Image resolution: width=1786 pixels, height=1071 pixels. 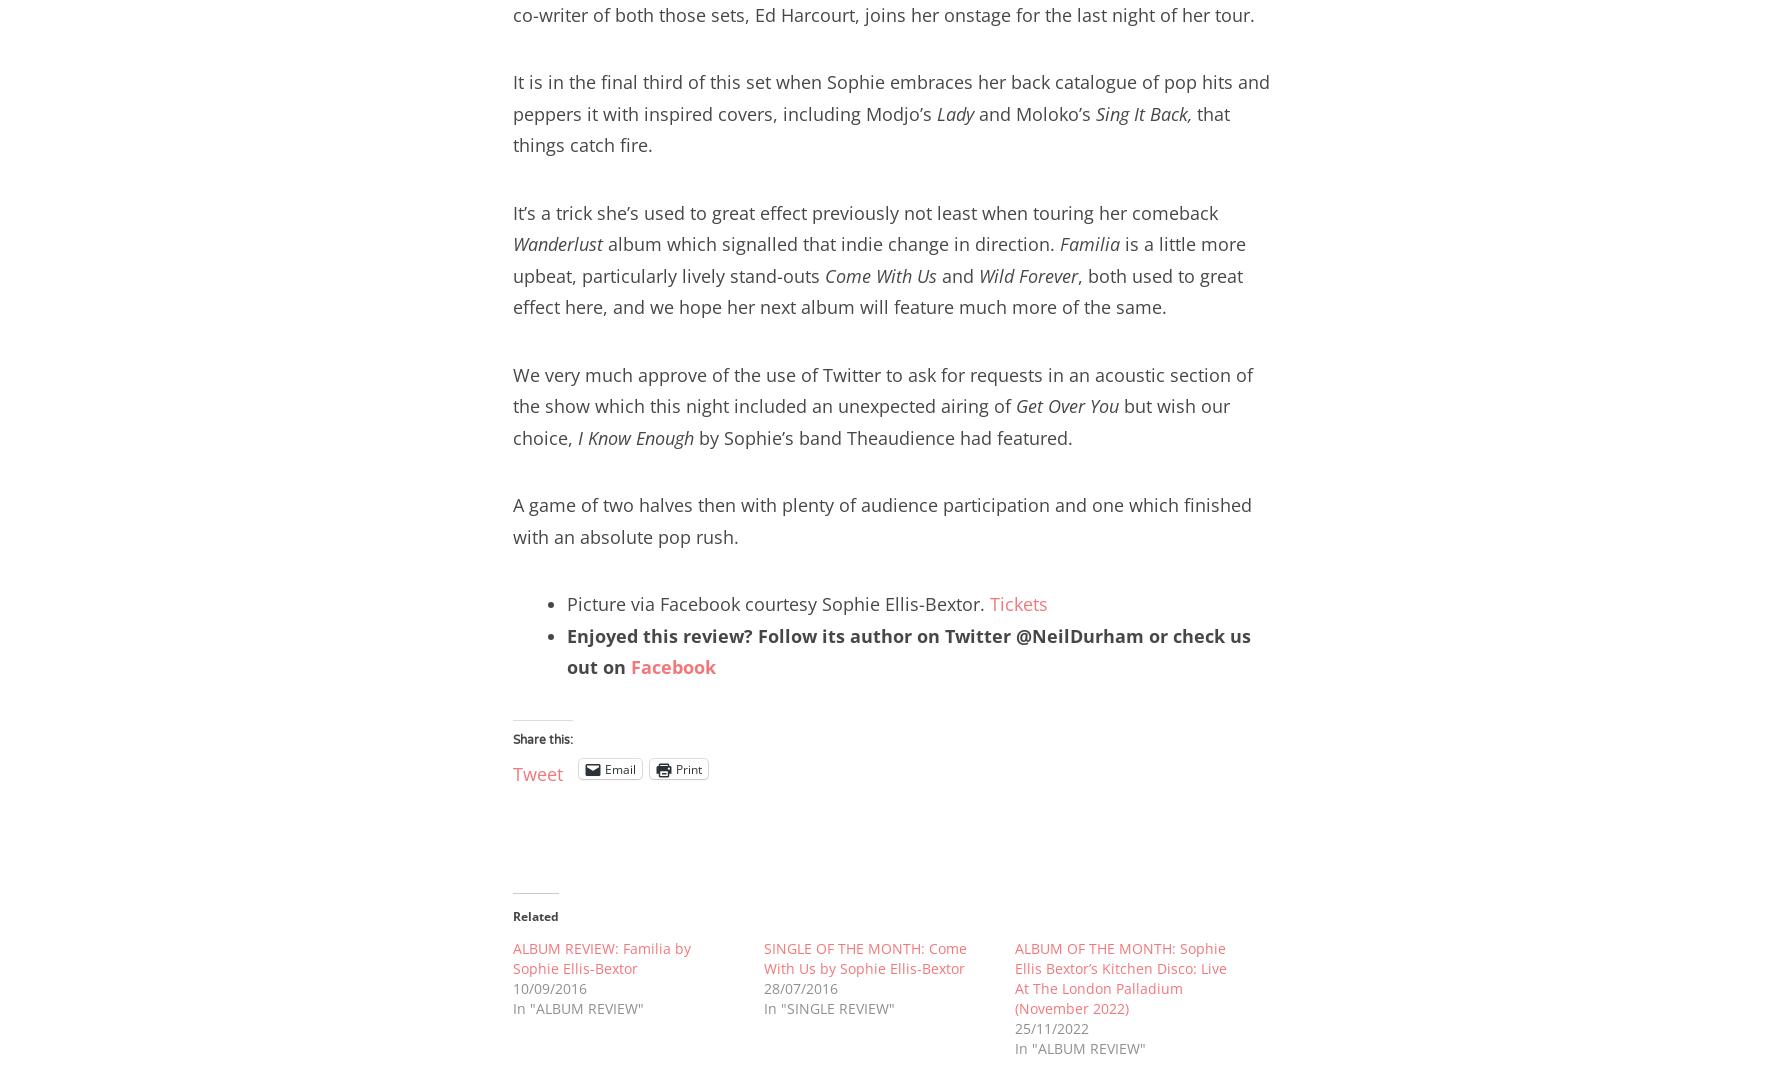 What do you see at coordinates (1145, 112) in the screenshot?
I see `'Sing It Back,'` at bounding box center [1145, 112].